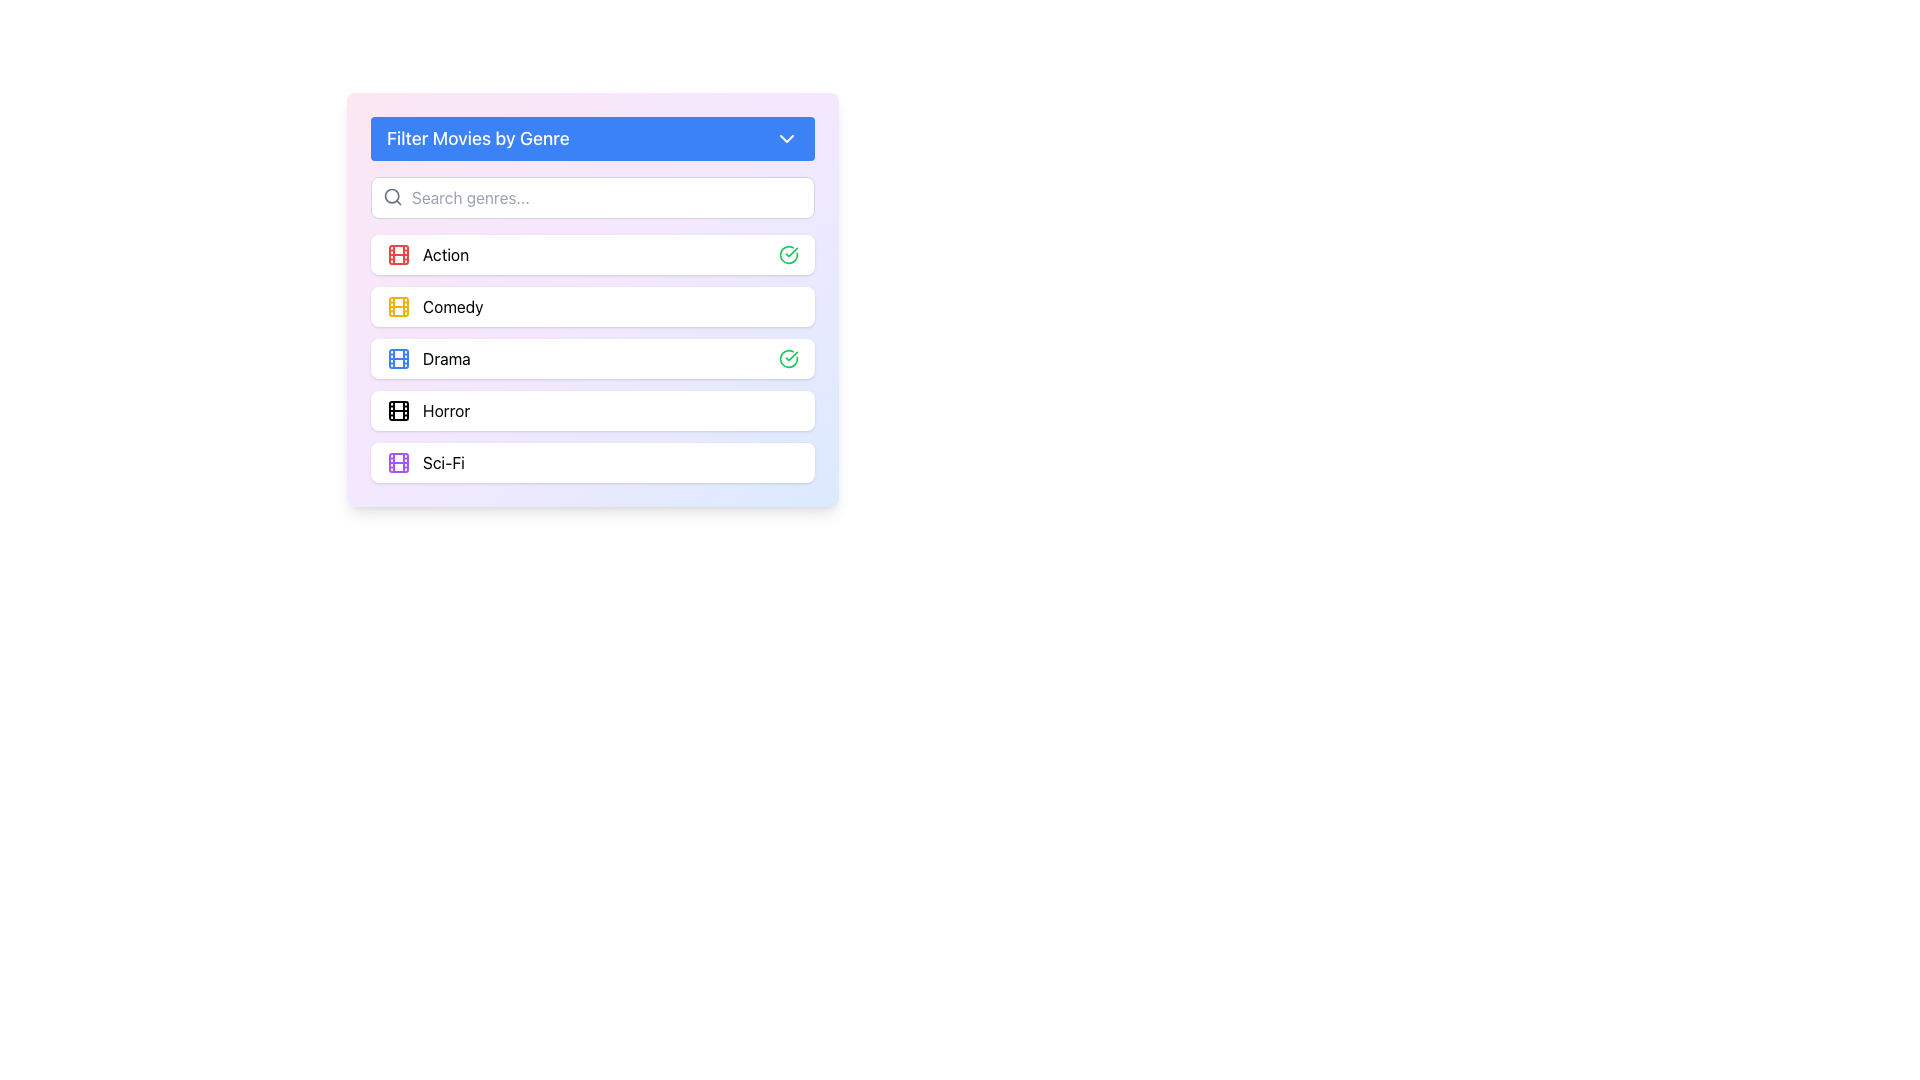  What do you see at coordinates (398, 410) in the screenshot?
I see `the small rectangular shape with rounded corners within the movie reel icon on the 'Horror' genre row in the 'Filter Movies by Genre' interface` at bounding box center [398, 410].